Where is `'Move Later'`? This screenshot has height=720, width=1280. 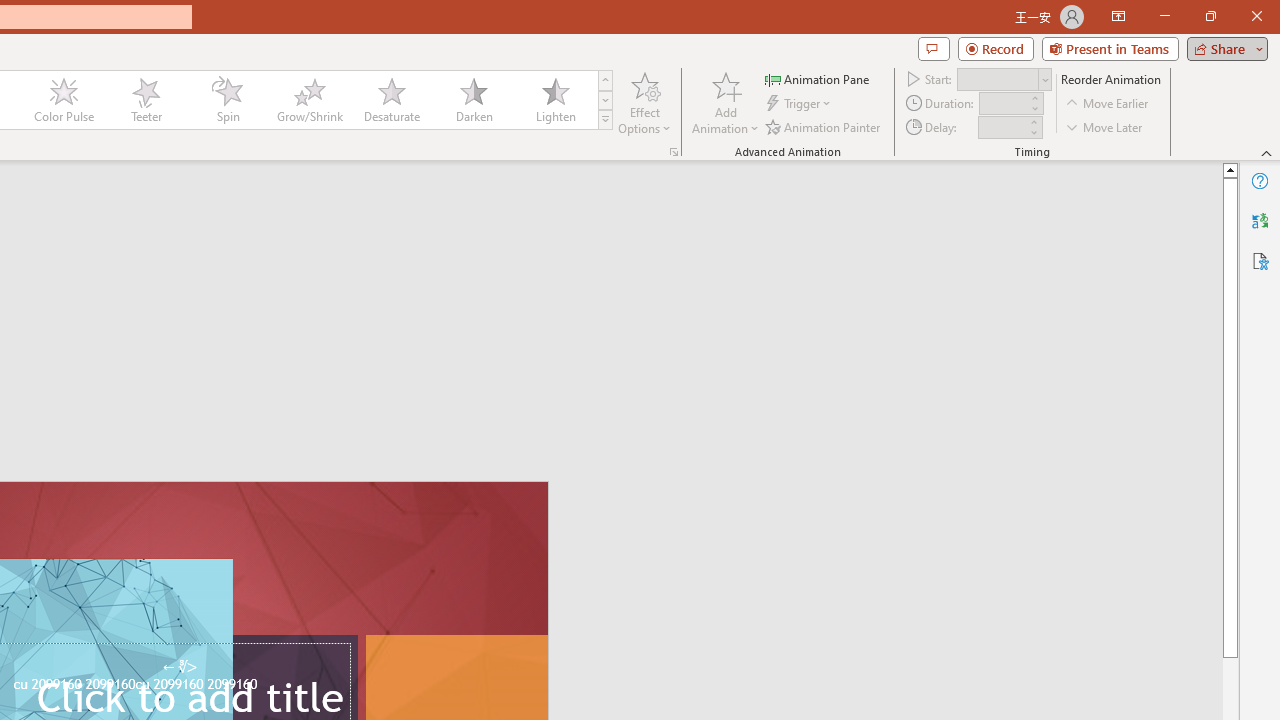
'Move Later' is located at coordinates (1104, 127).